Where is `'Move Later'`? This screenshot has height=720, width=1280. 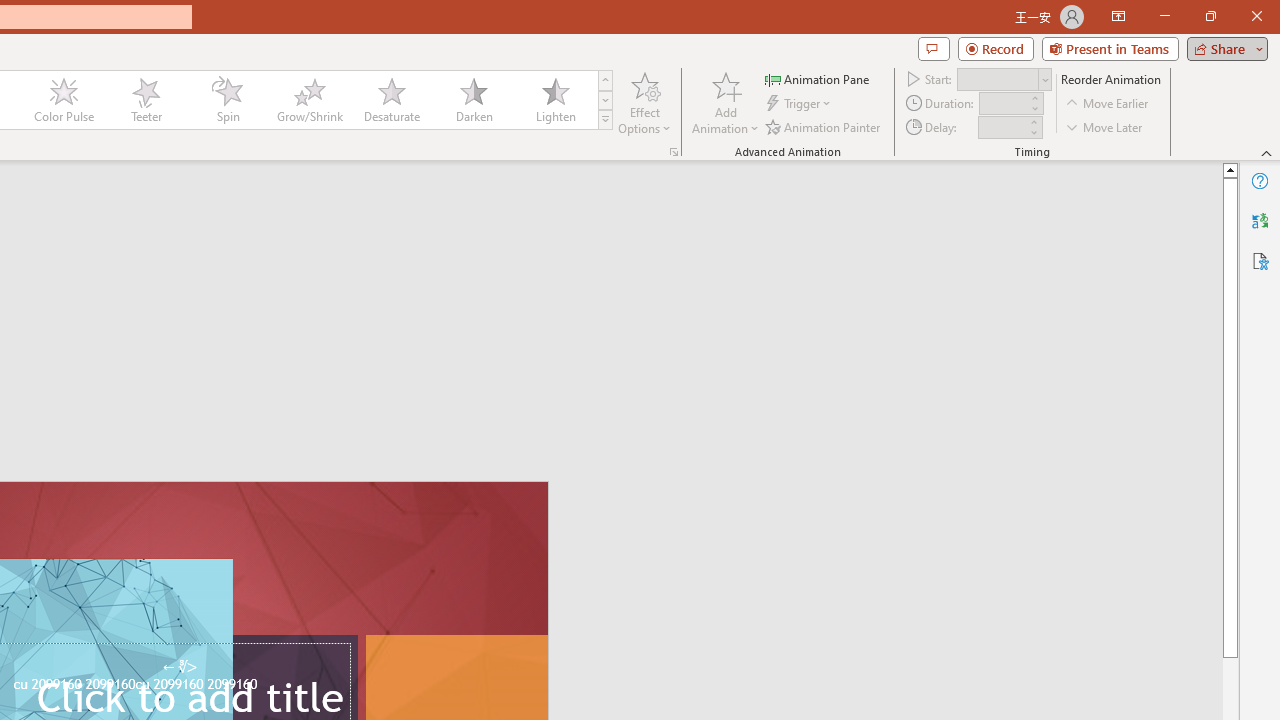
'Move Later' is located at coordinates (1104, 127).